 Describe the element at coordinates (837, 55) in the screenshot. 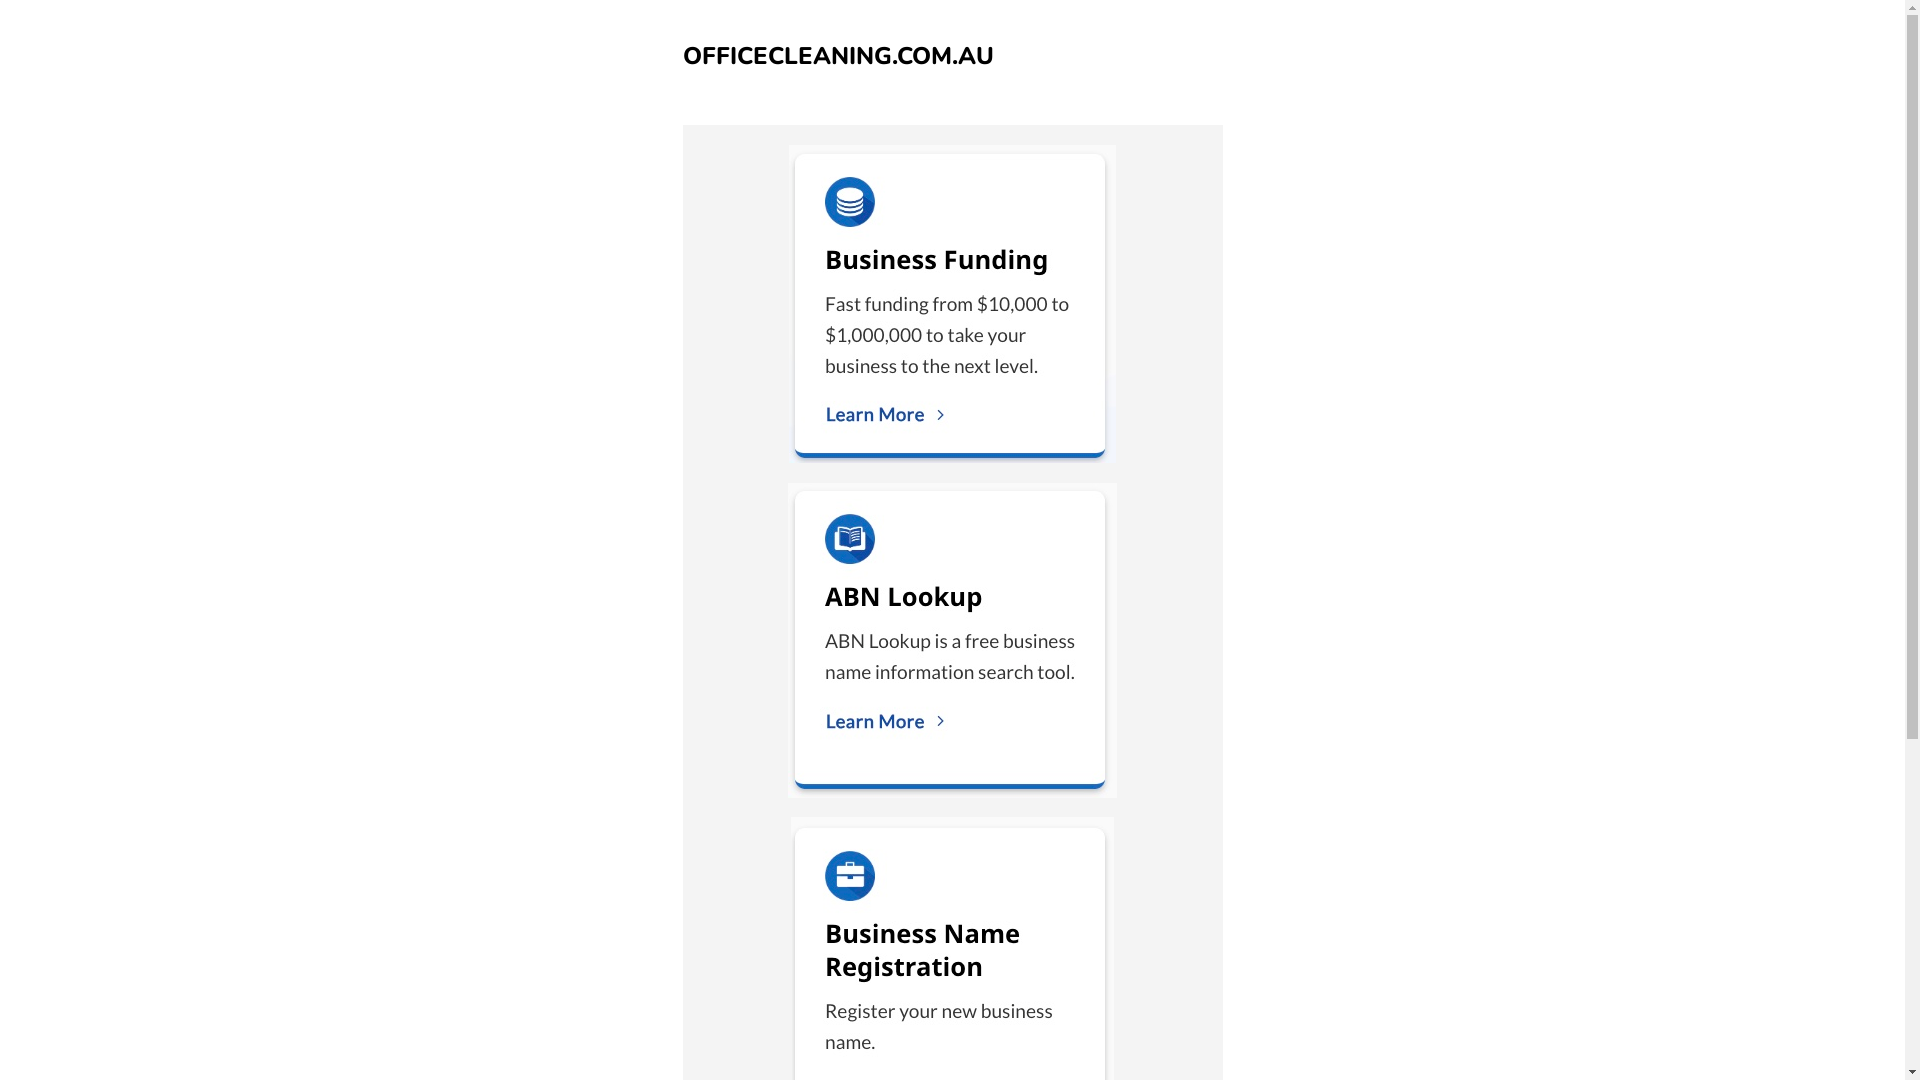

I see `'OFFICECLEANING.COM.AU'` at that location.